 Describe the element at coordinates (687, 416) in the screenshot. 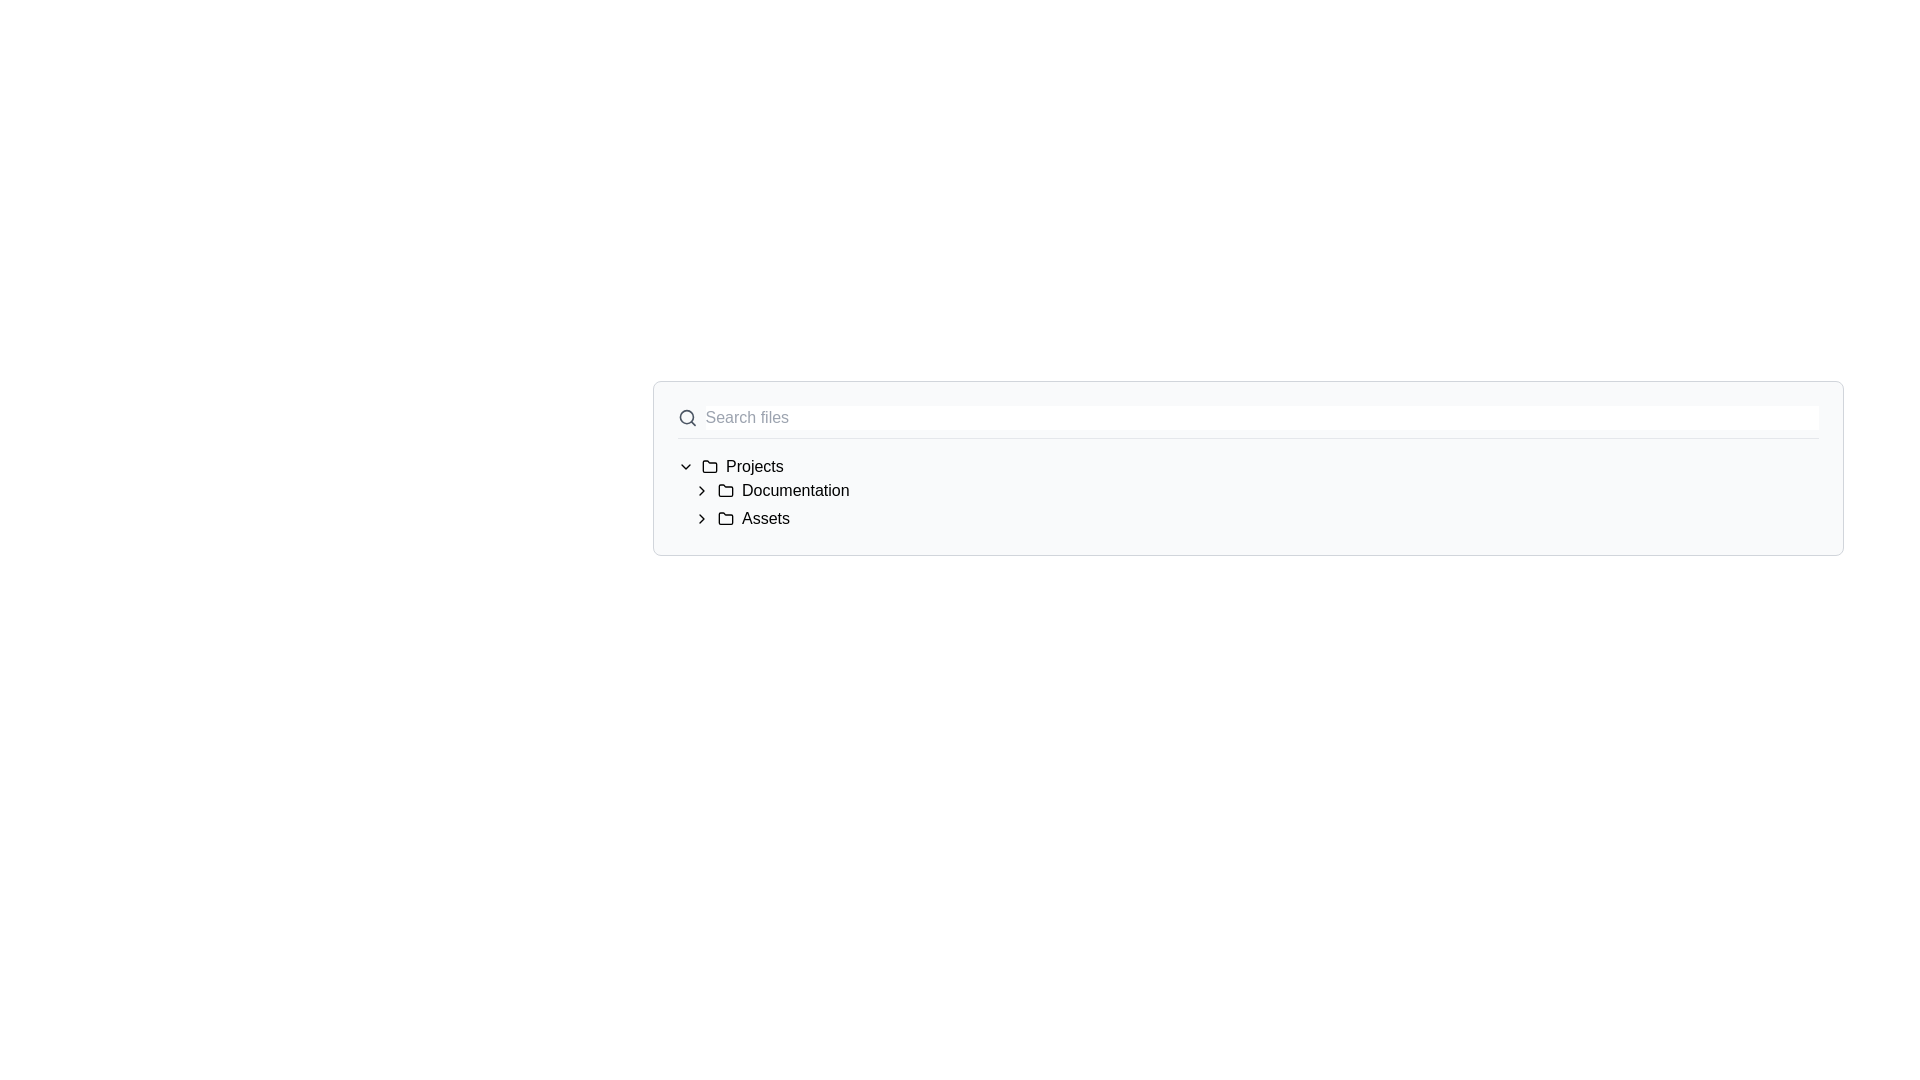

I see `the circular gray magnifying glass icon representing the search function, which is positioned directly to the left of the 'Search files' text input box` at that location.